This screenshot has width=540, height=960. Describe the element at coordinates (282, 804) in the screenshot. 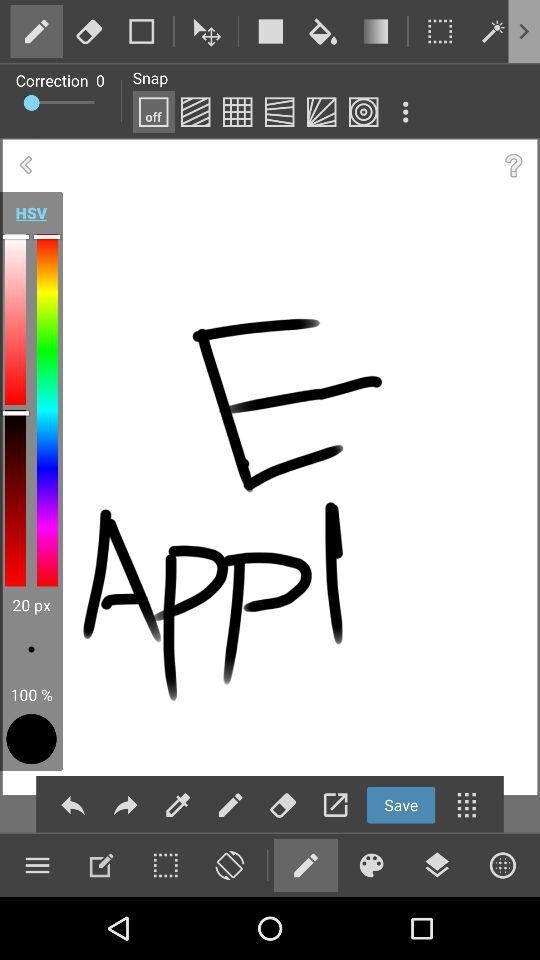

I see `the erase icon` at that location.